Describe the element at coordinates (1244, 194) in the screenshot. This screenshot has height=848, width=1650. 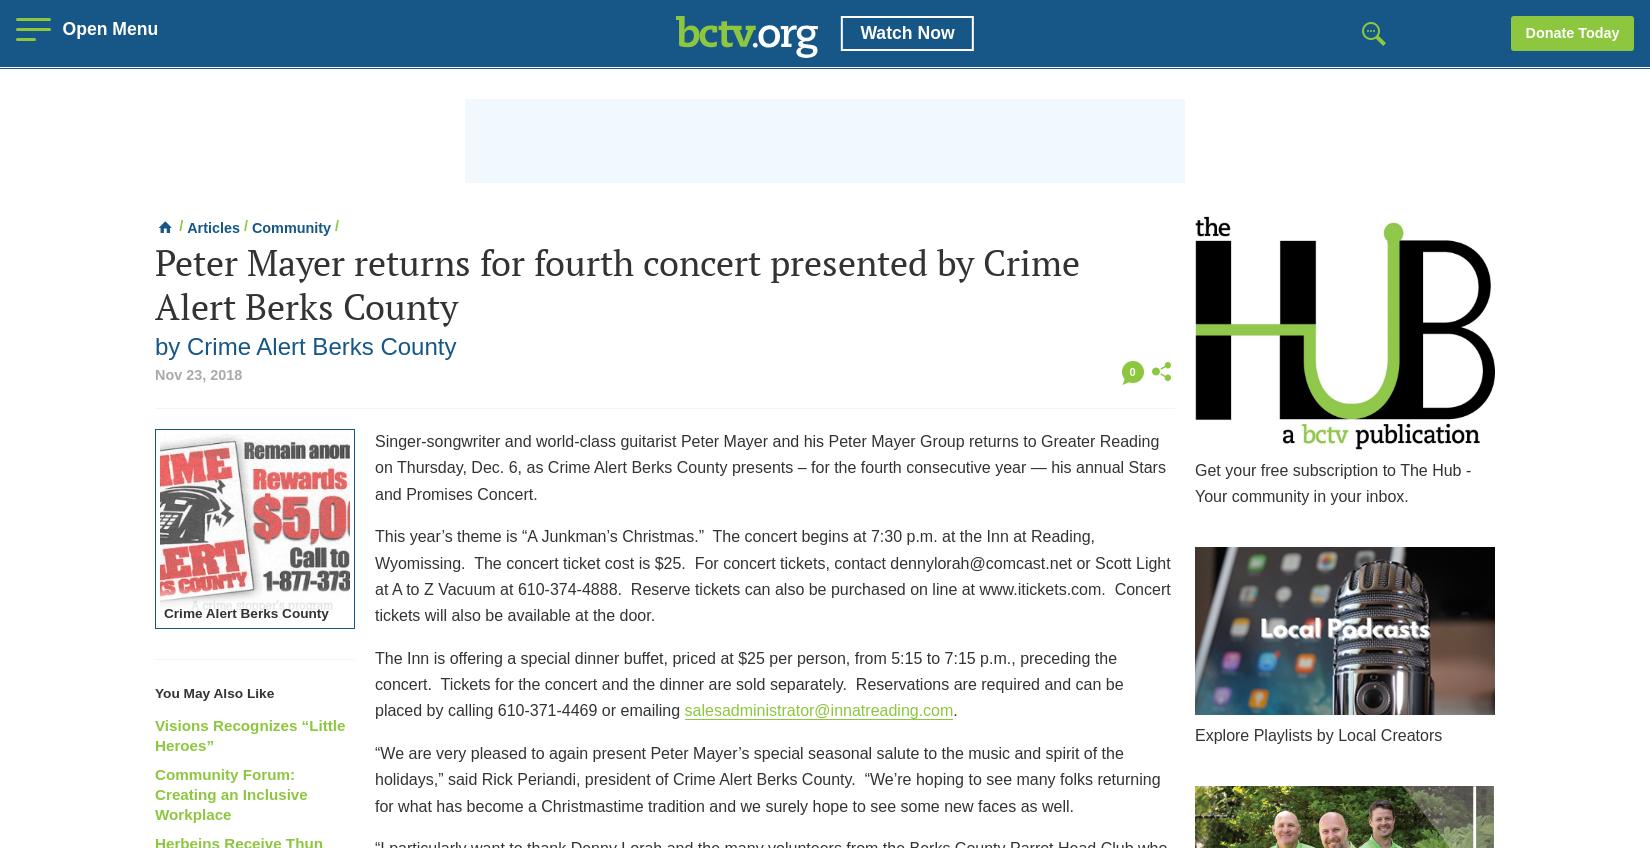
I see `'For Producers'` at that location.